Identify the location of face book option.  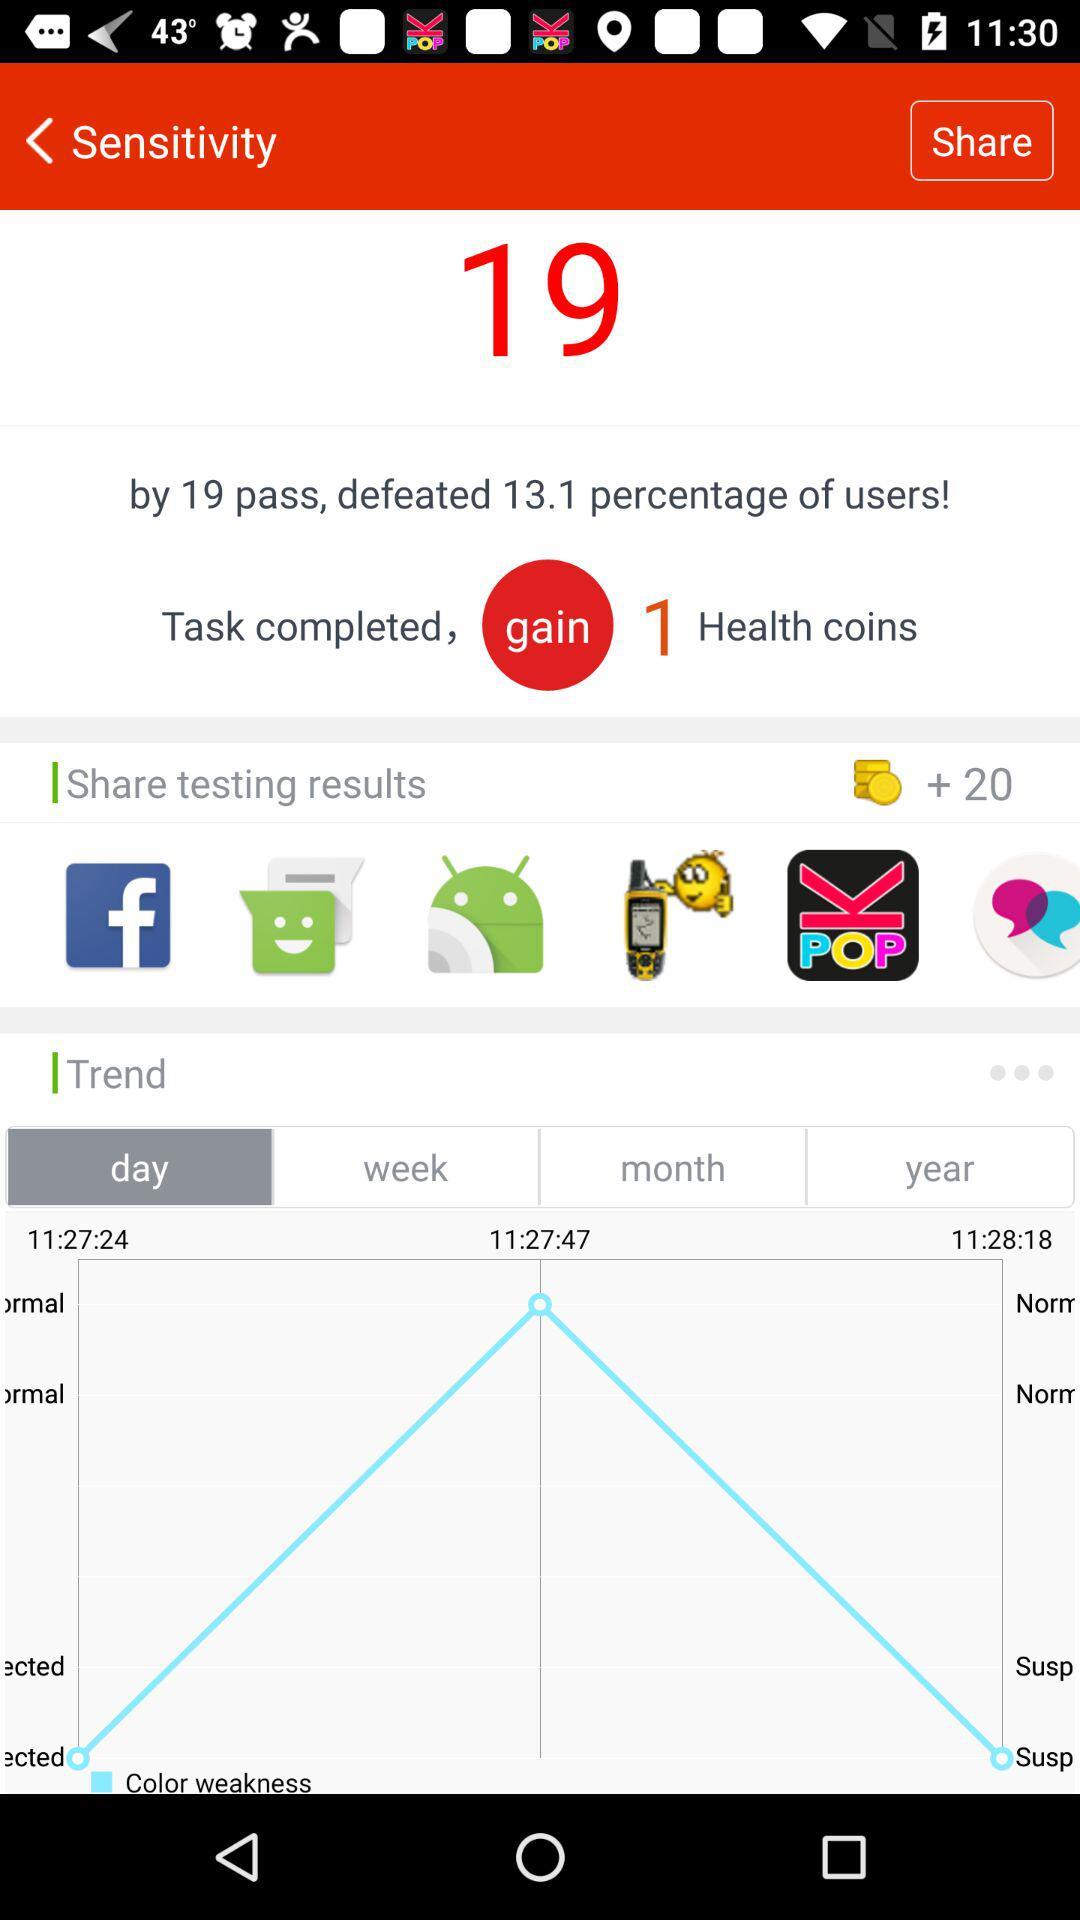
(118, 914).